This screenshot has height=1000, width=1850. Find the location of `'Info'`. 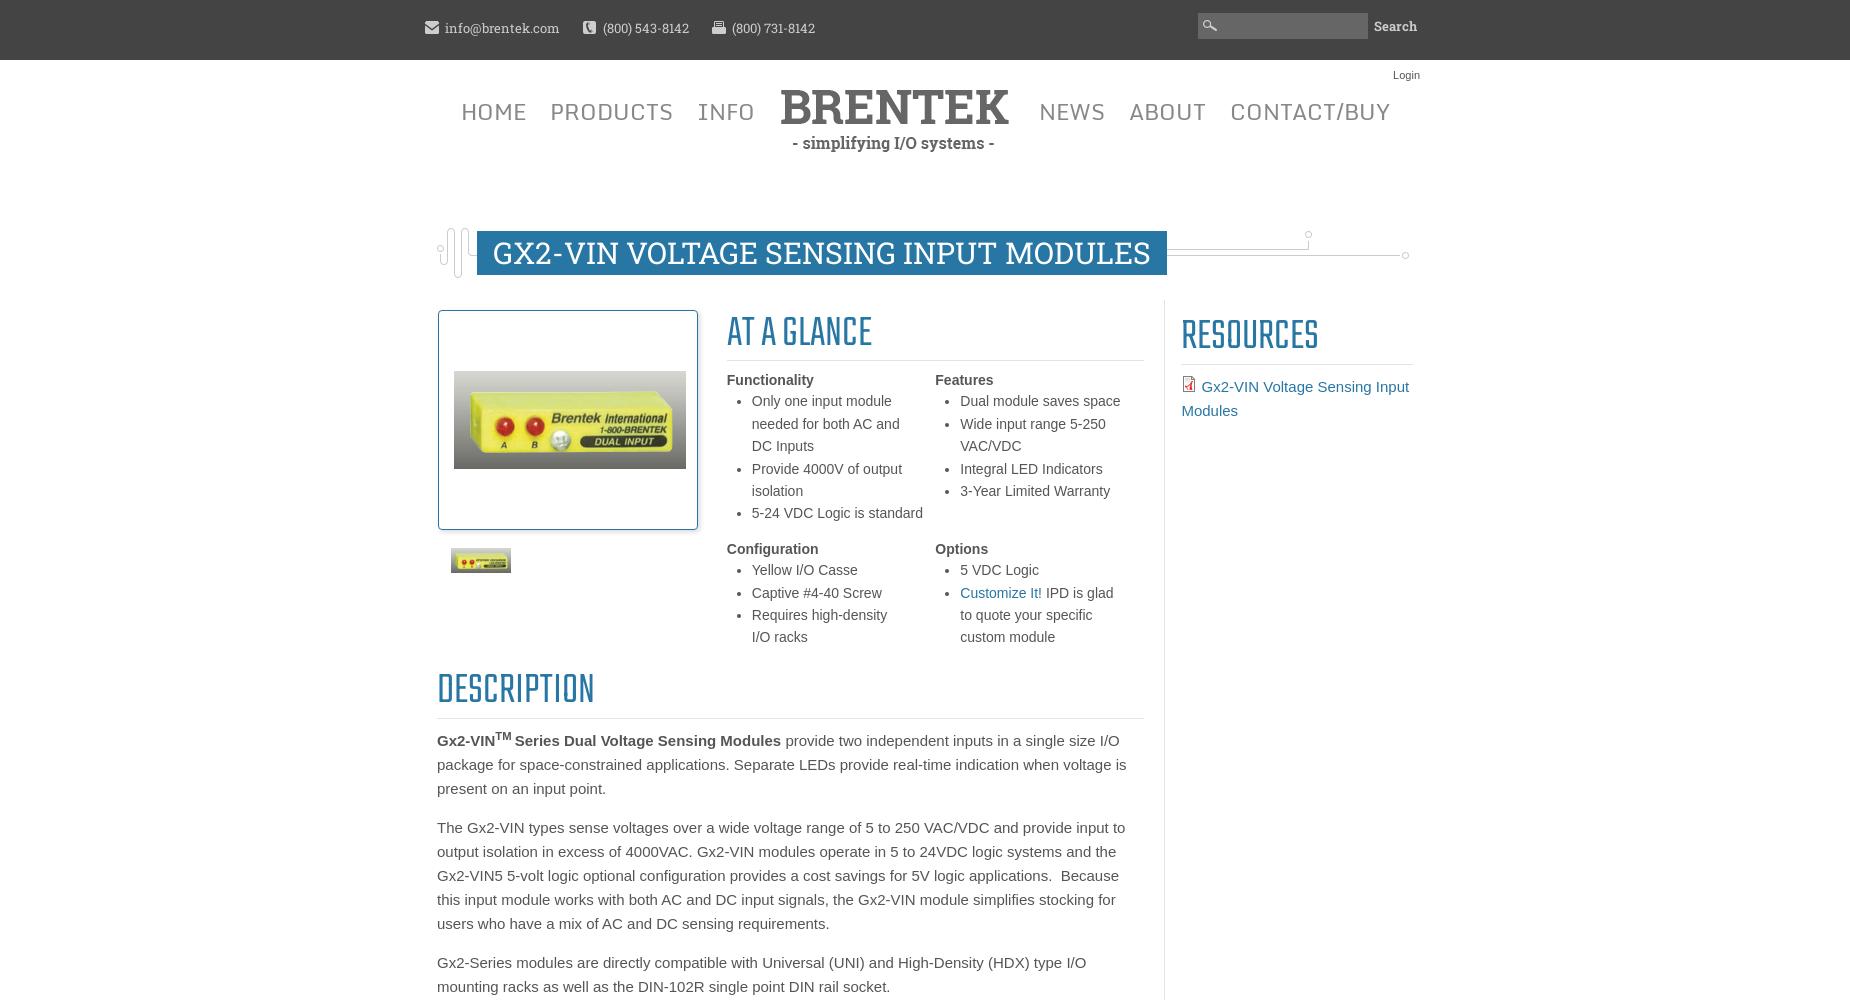

'Info' is located at coordinates (725, 110).